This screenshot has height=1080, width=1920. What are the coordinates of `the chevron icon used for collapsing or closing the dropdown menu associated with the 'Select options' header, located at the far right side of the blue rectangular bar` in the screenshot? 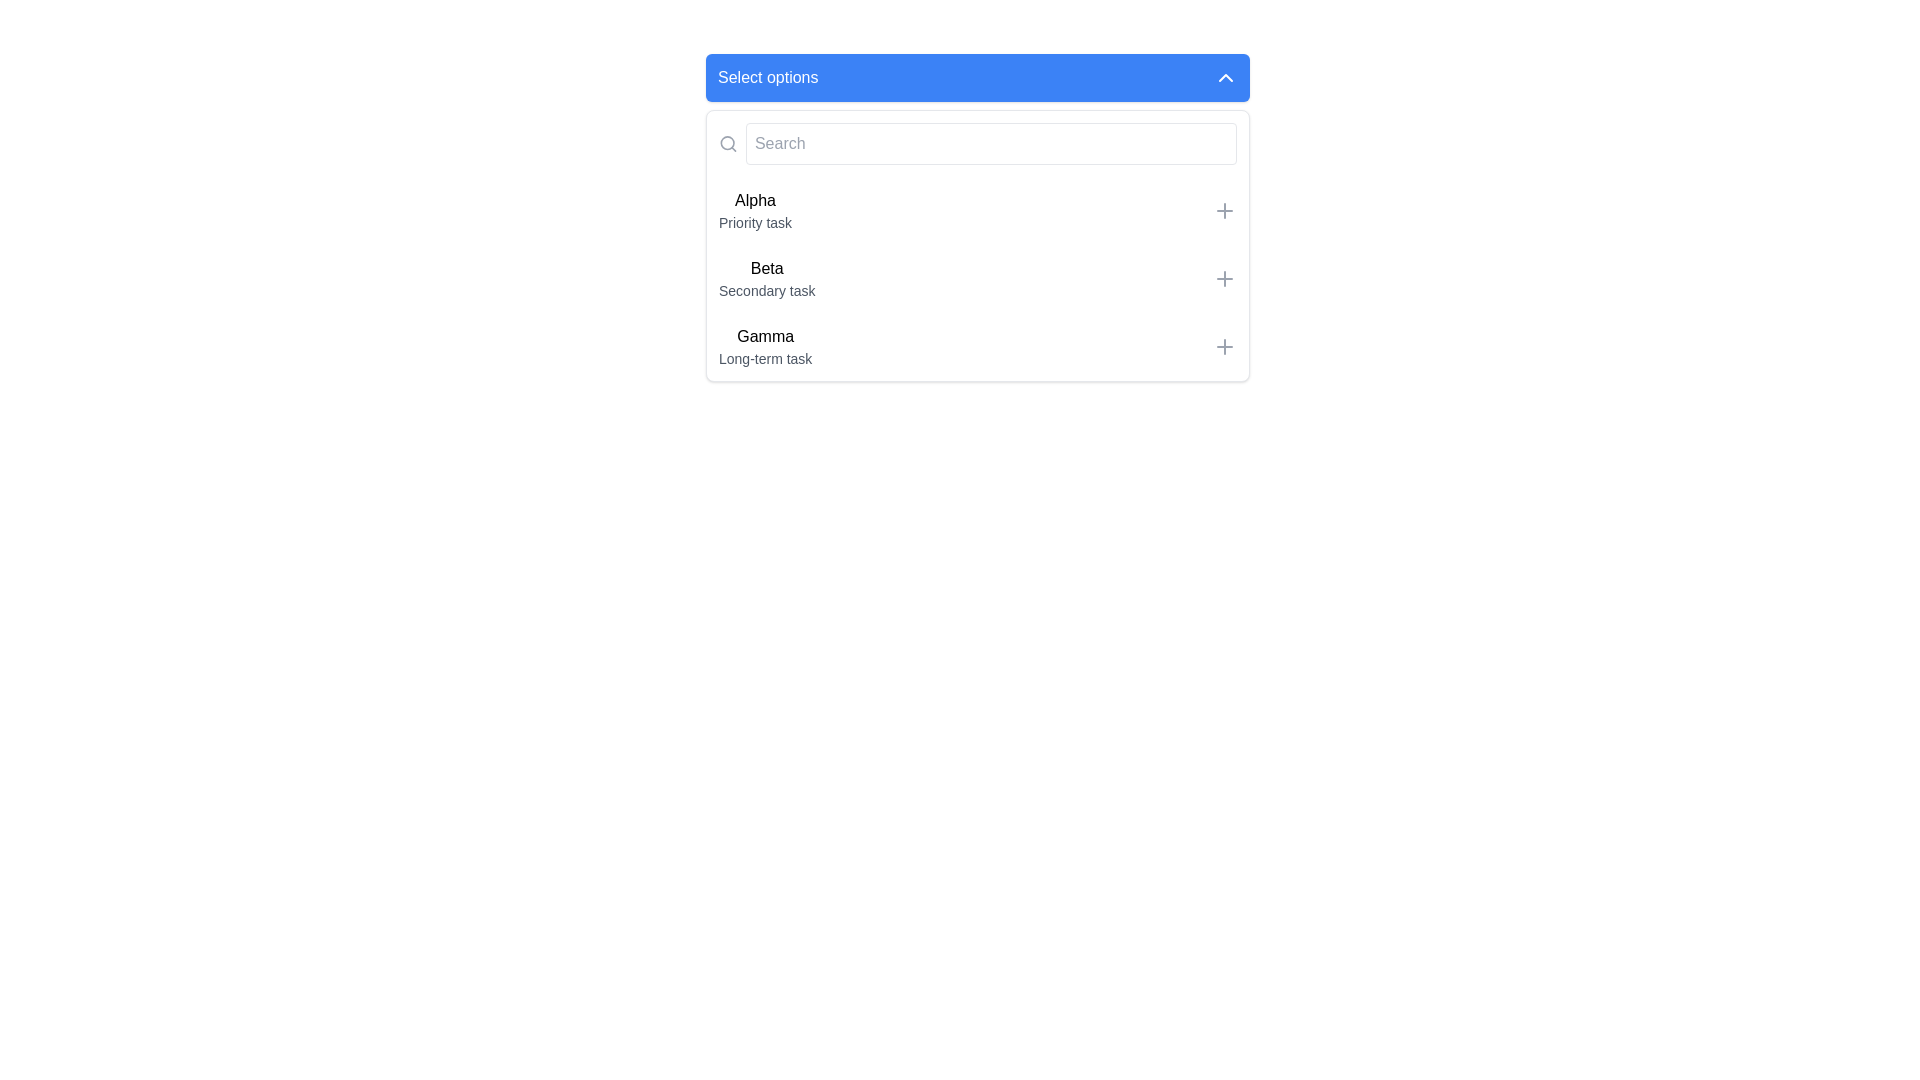 It's located at (1224, 76).